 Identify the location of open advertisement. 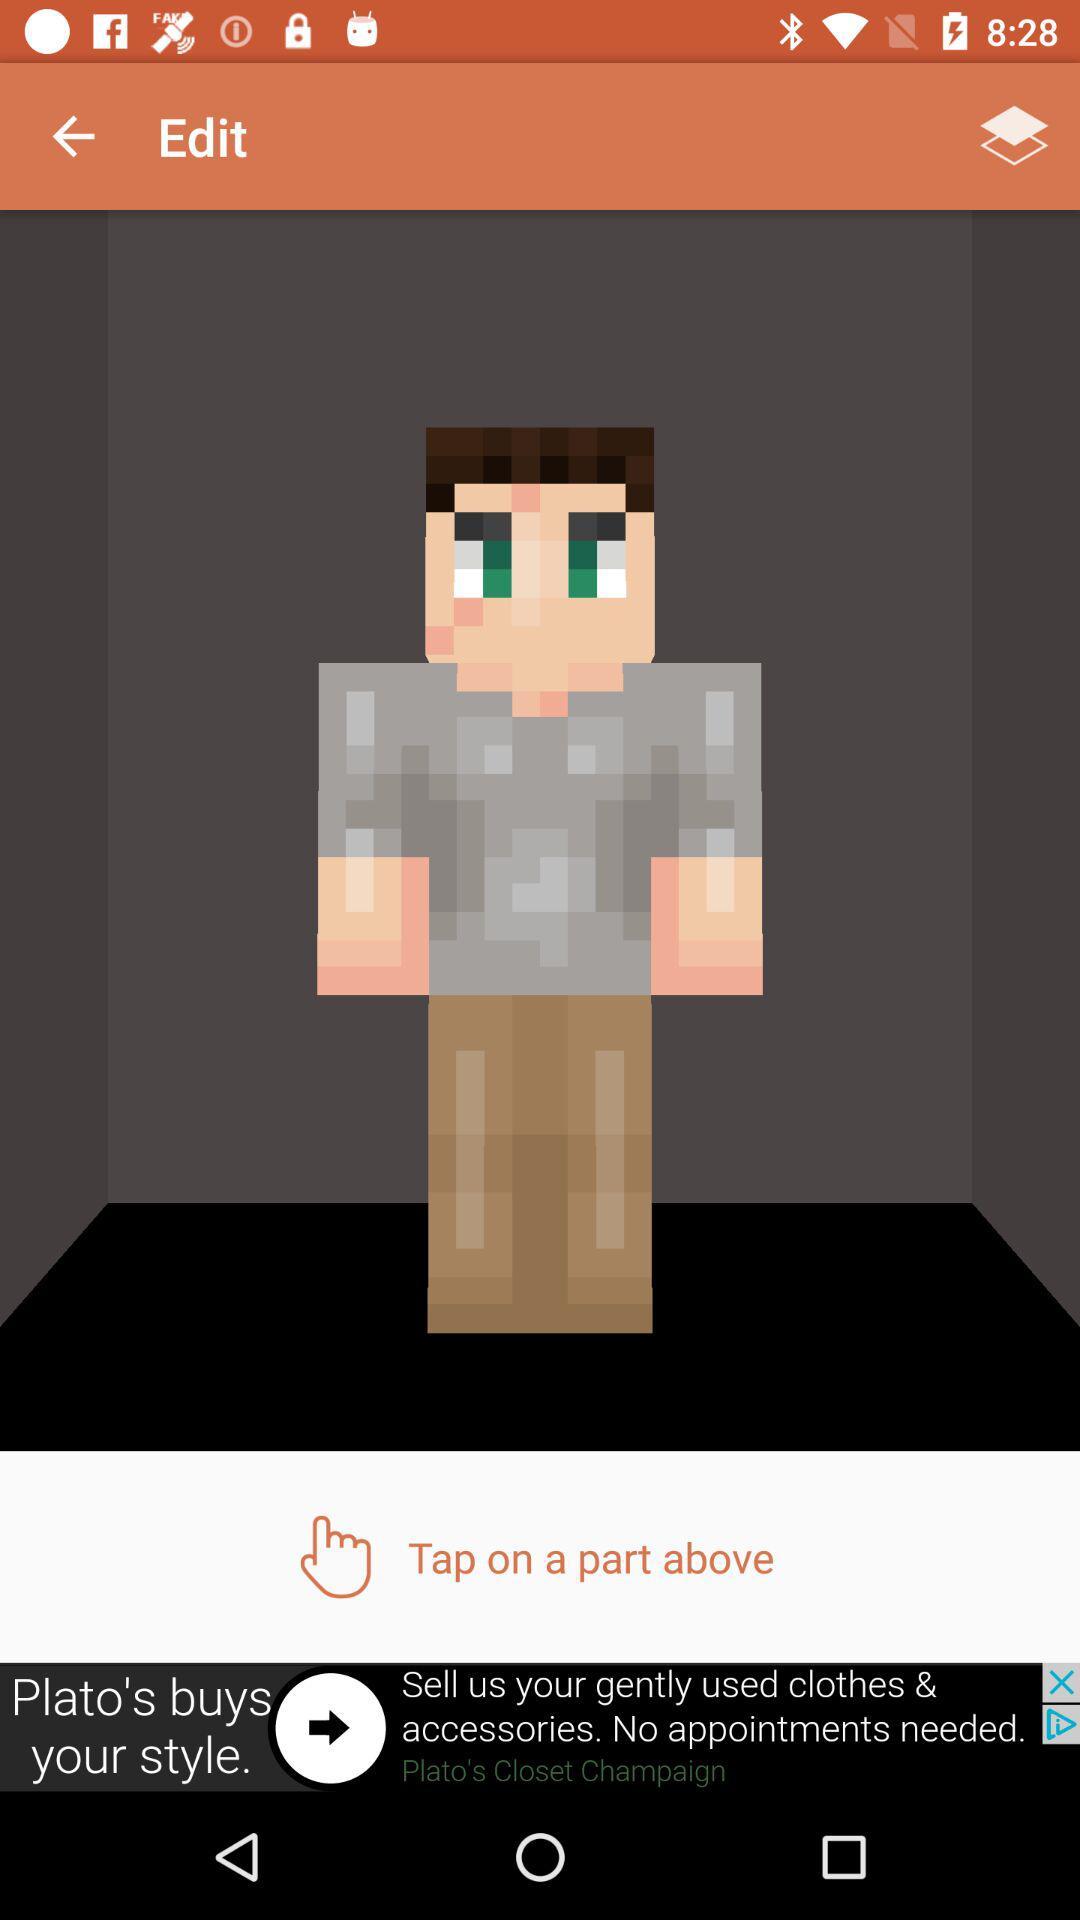
(540, 1727).